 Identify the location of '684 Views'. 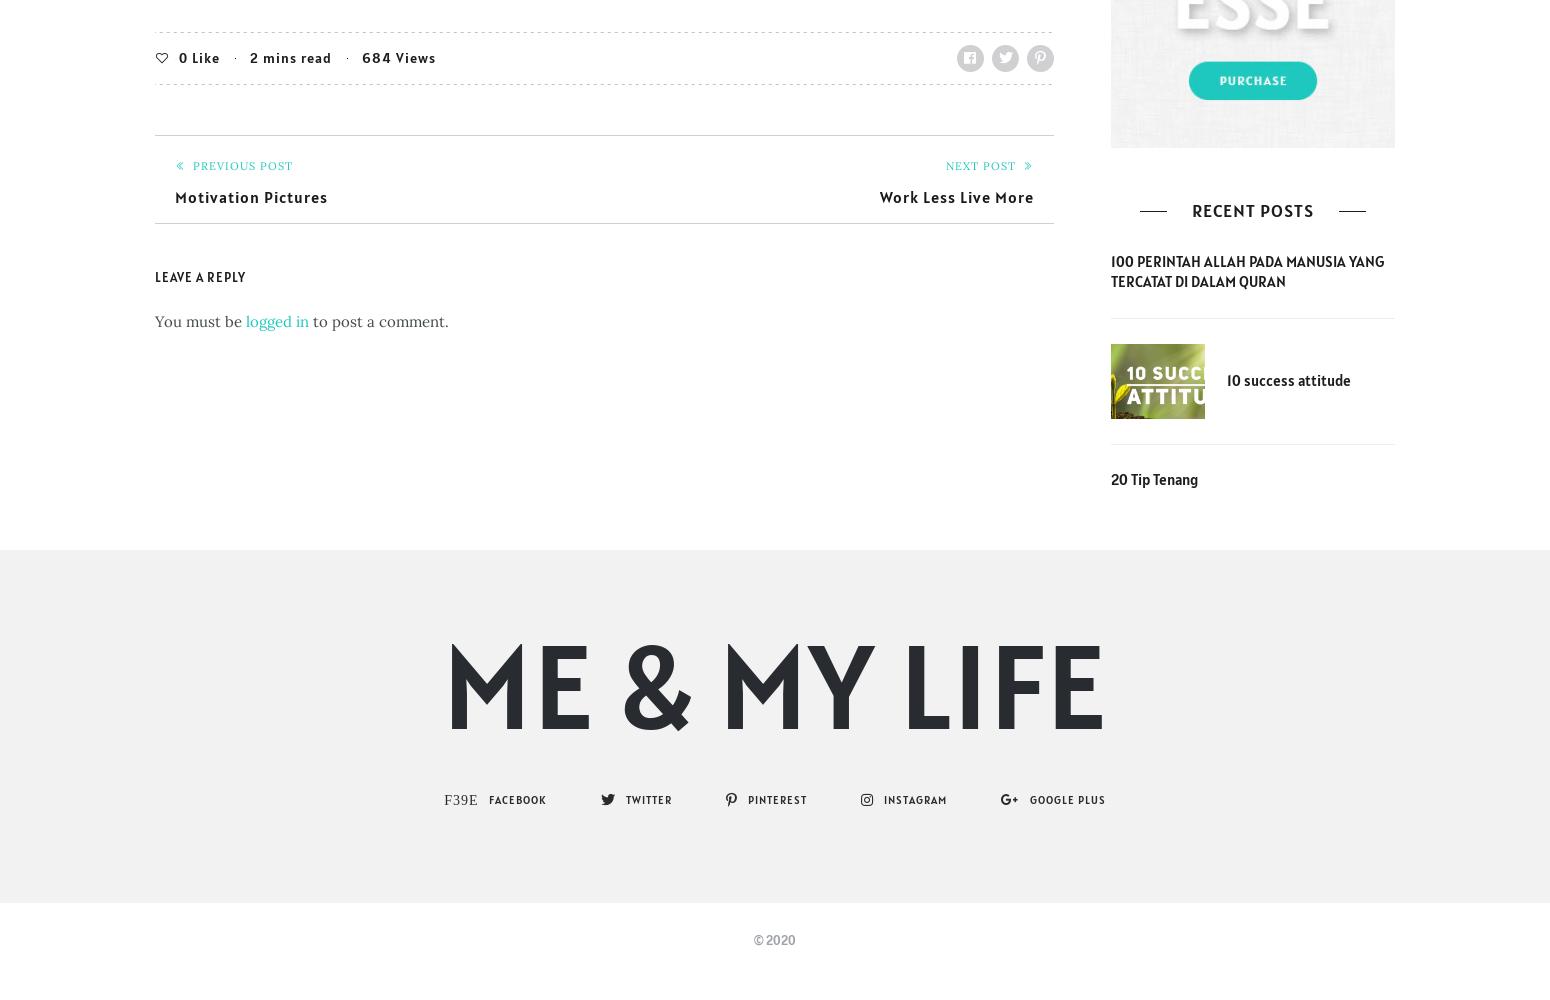
(398, 57).